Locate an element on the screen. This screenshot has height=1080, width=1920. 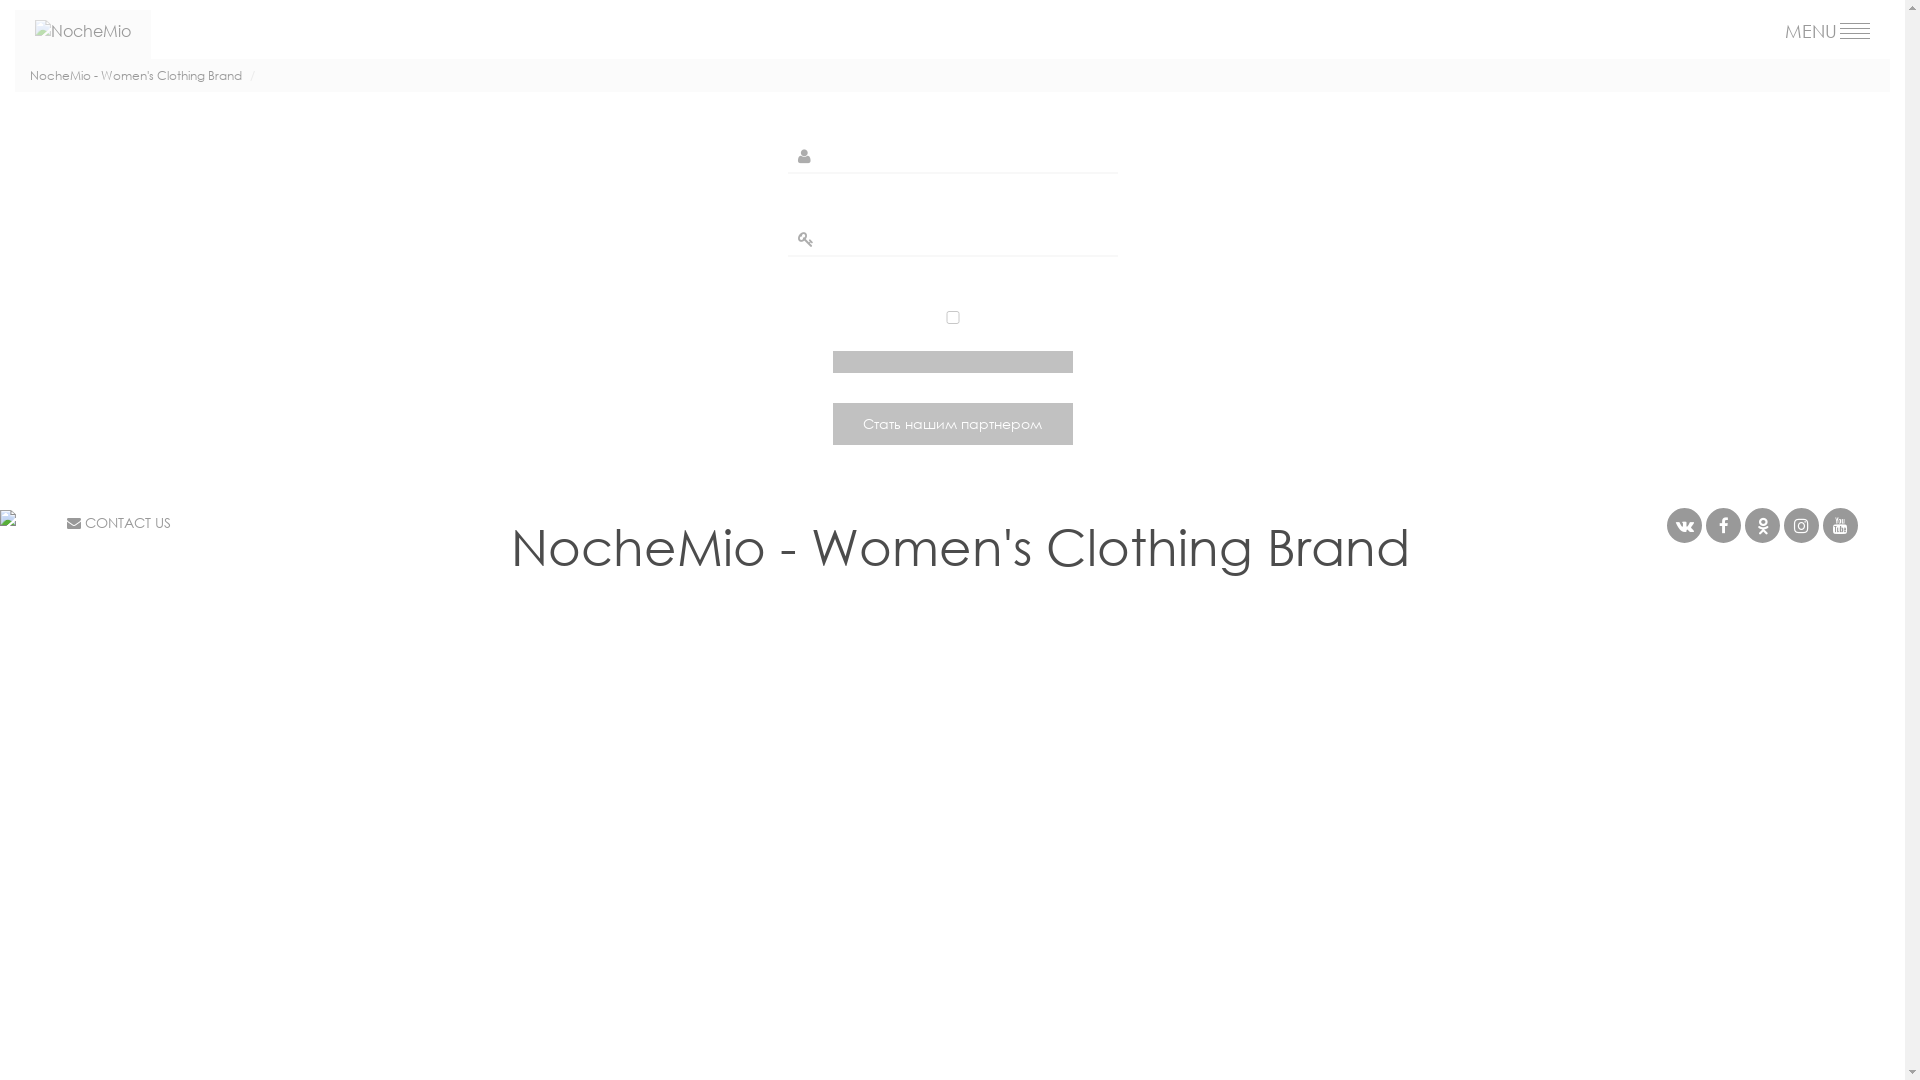
'CONTACT US' is located at coordinates (67, 521).